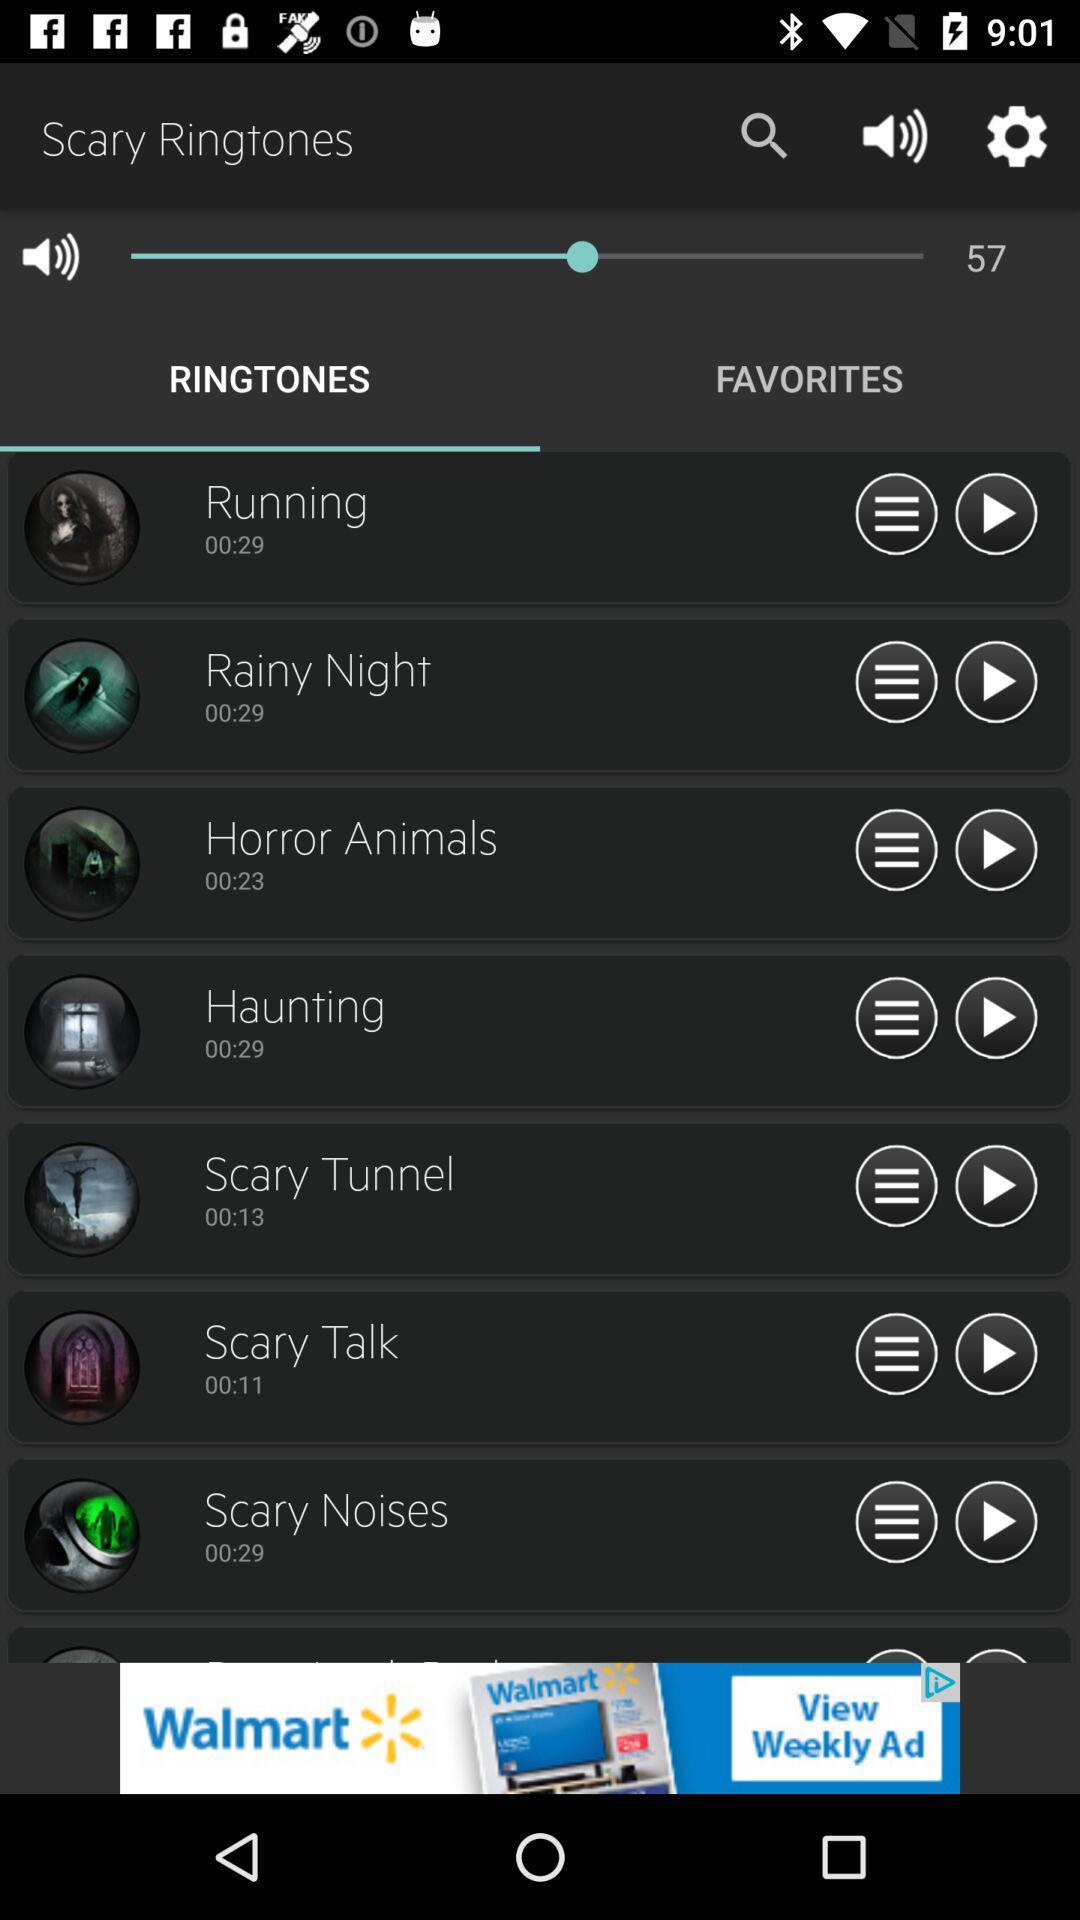  Describe the element at coordinates (995, 851) in the screenshot. I see `play option` at that location.